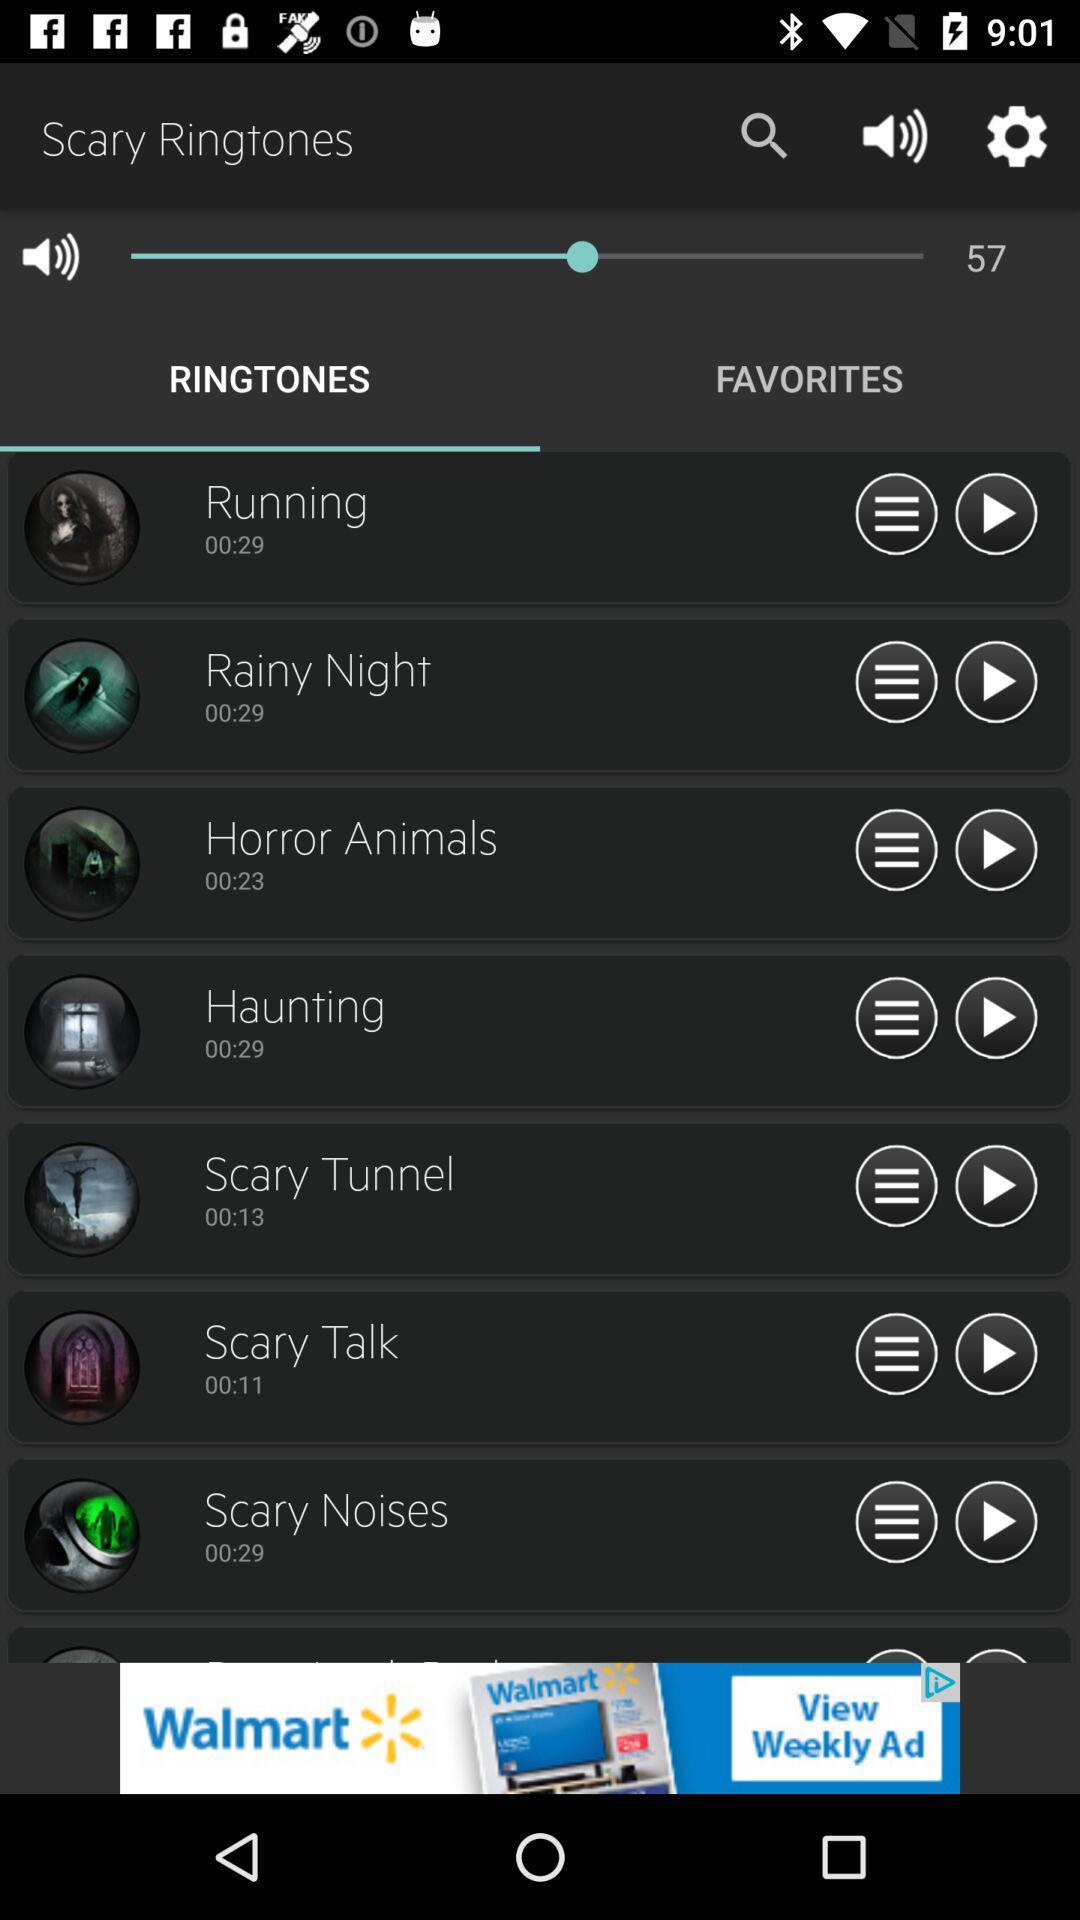  Describe the element at coordinates (995, 851) in the screenshot. I see `play option` at that location.